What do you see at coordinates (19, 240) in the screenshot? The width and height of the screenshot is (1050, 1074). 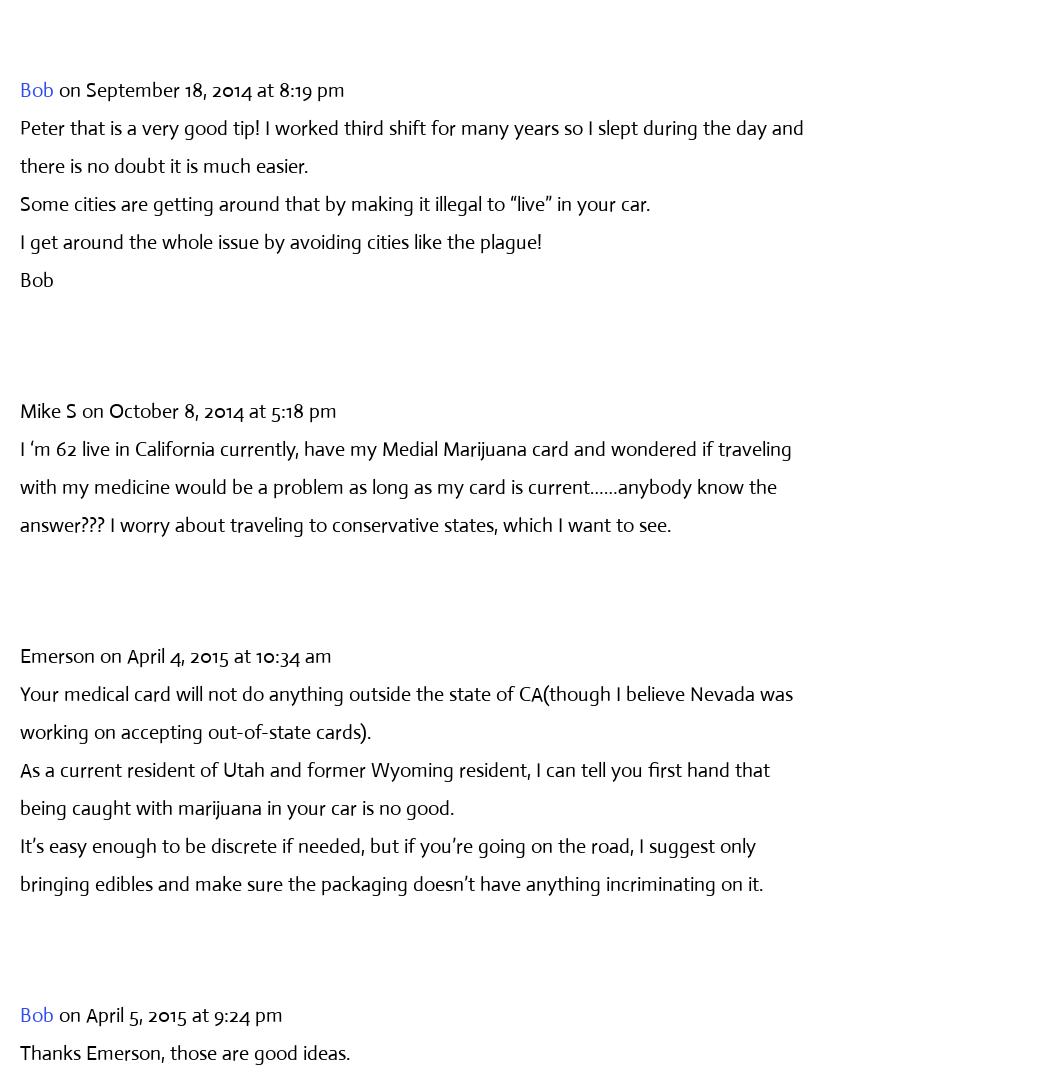 I see `'I get around the whole issue by avoiding cities like the plague!'` at bounding box center [19, 240].